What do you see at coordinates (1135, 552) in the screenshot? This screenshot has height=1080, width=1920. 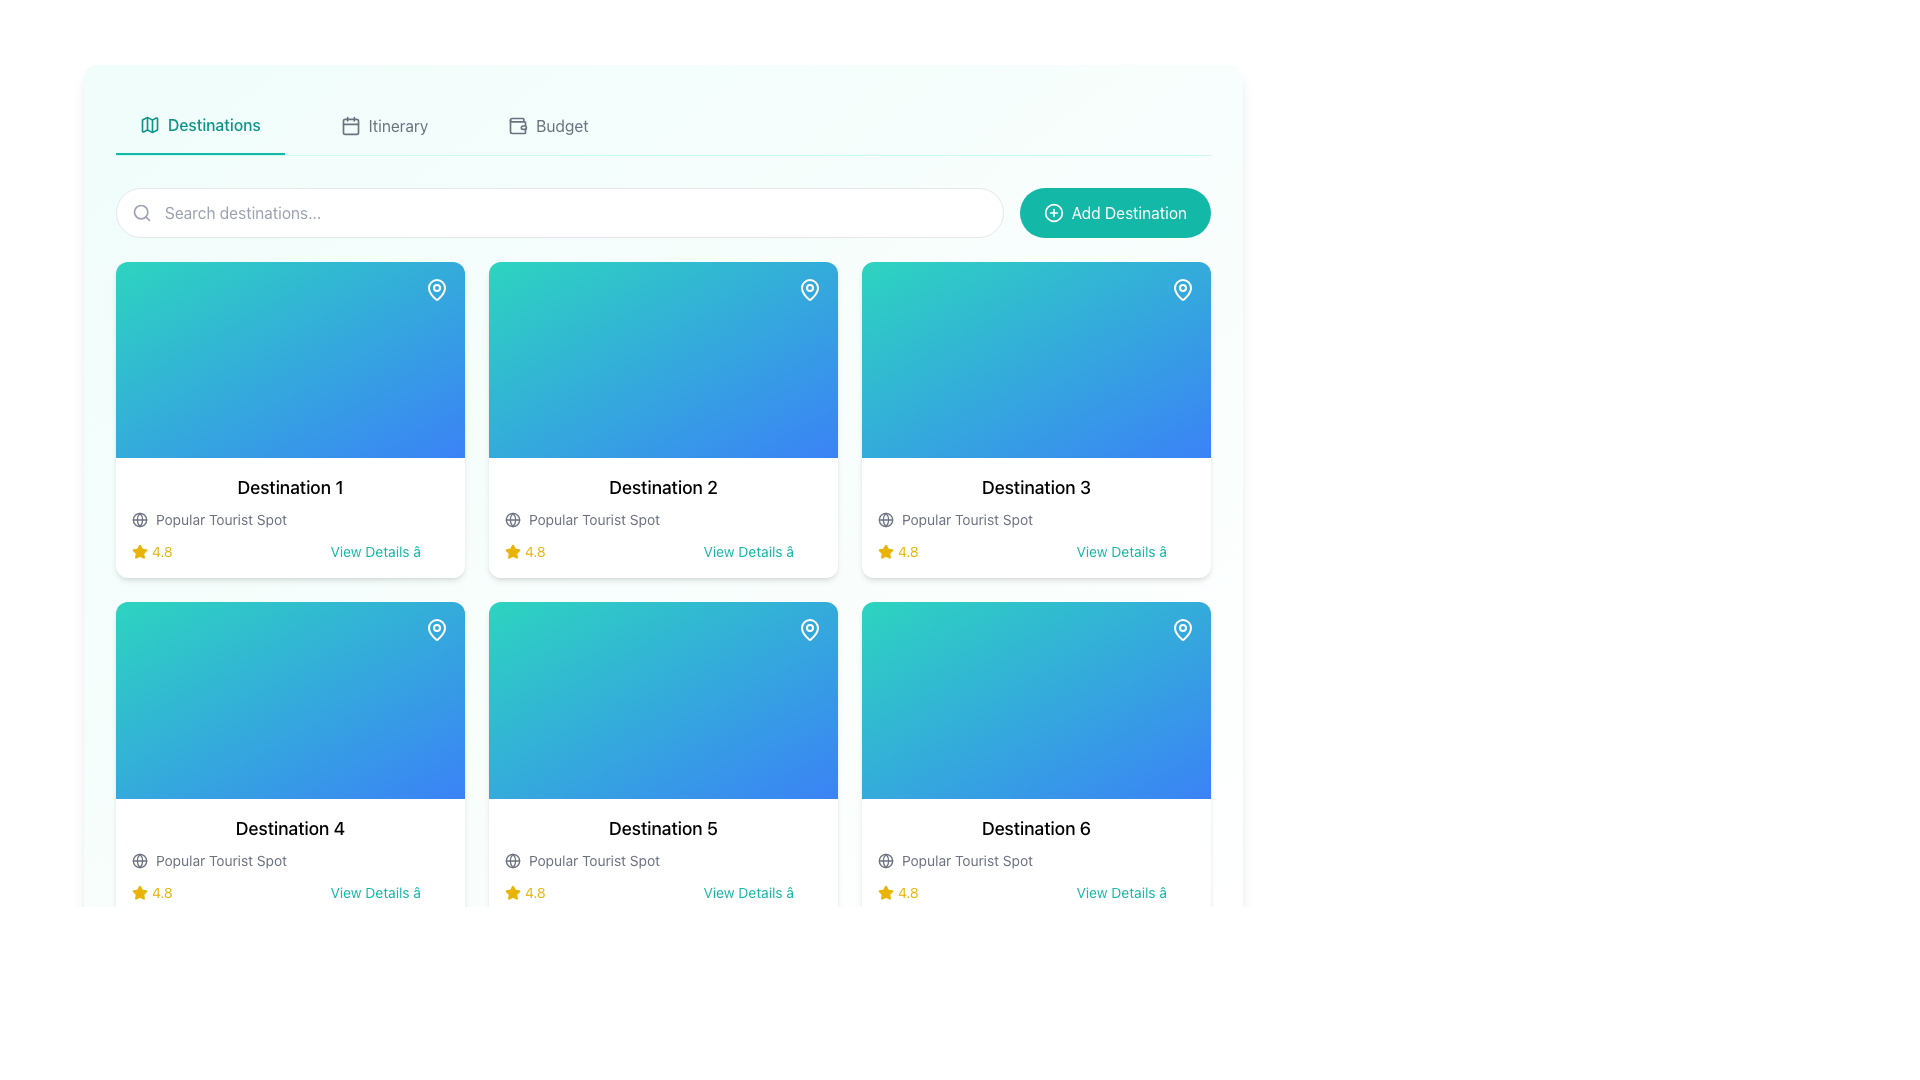 I see `the hyperlink located at the bottom-right corner of the card labeled 'Destination 3'` at bounding box center [1135, 552].